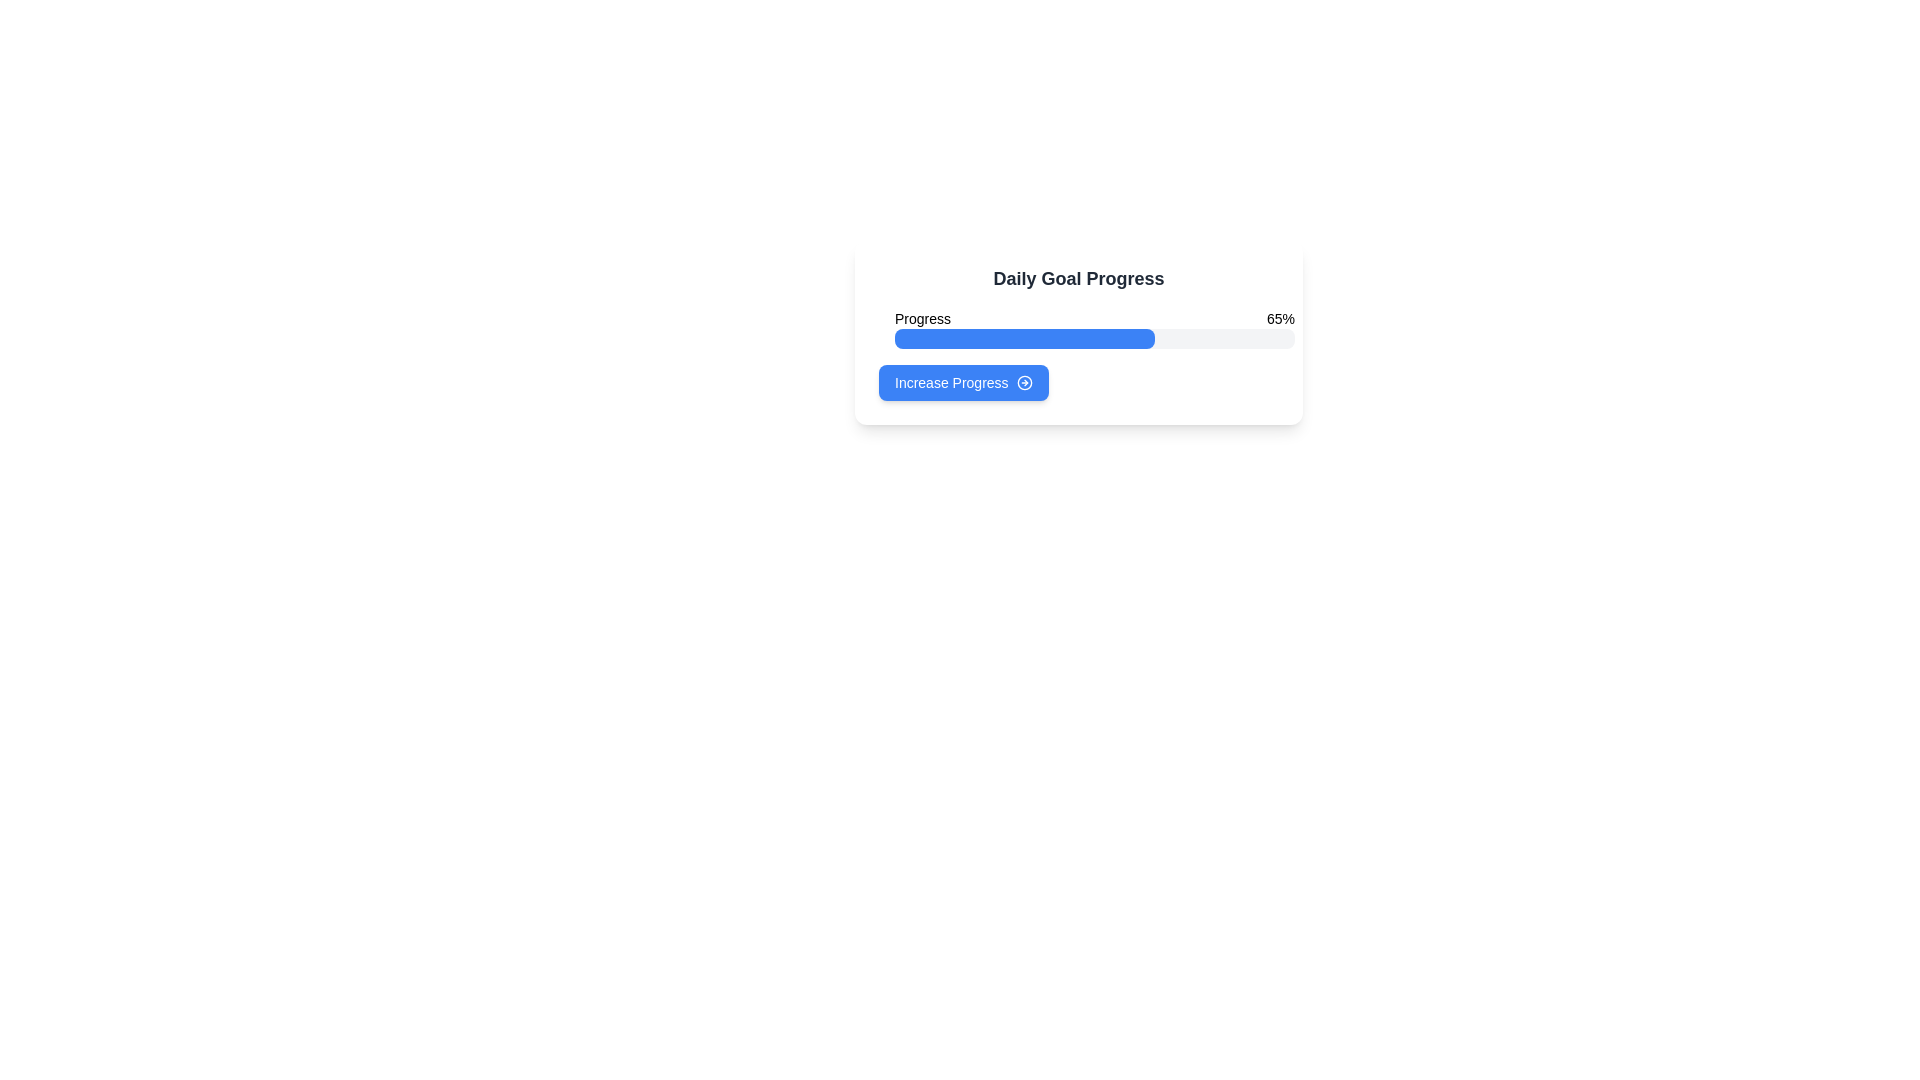  What do you see at coordinates (921, 318) in the screenshot?
I see `the 'Progress' text label, which is a small-sized standard font element located on the left side of the layout alongside '65%', within the 'Daily Goal Progress' card above the progress bar` at bounding box center [921, 318].